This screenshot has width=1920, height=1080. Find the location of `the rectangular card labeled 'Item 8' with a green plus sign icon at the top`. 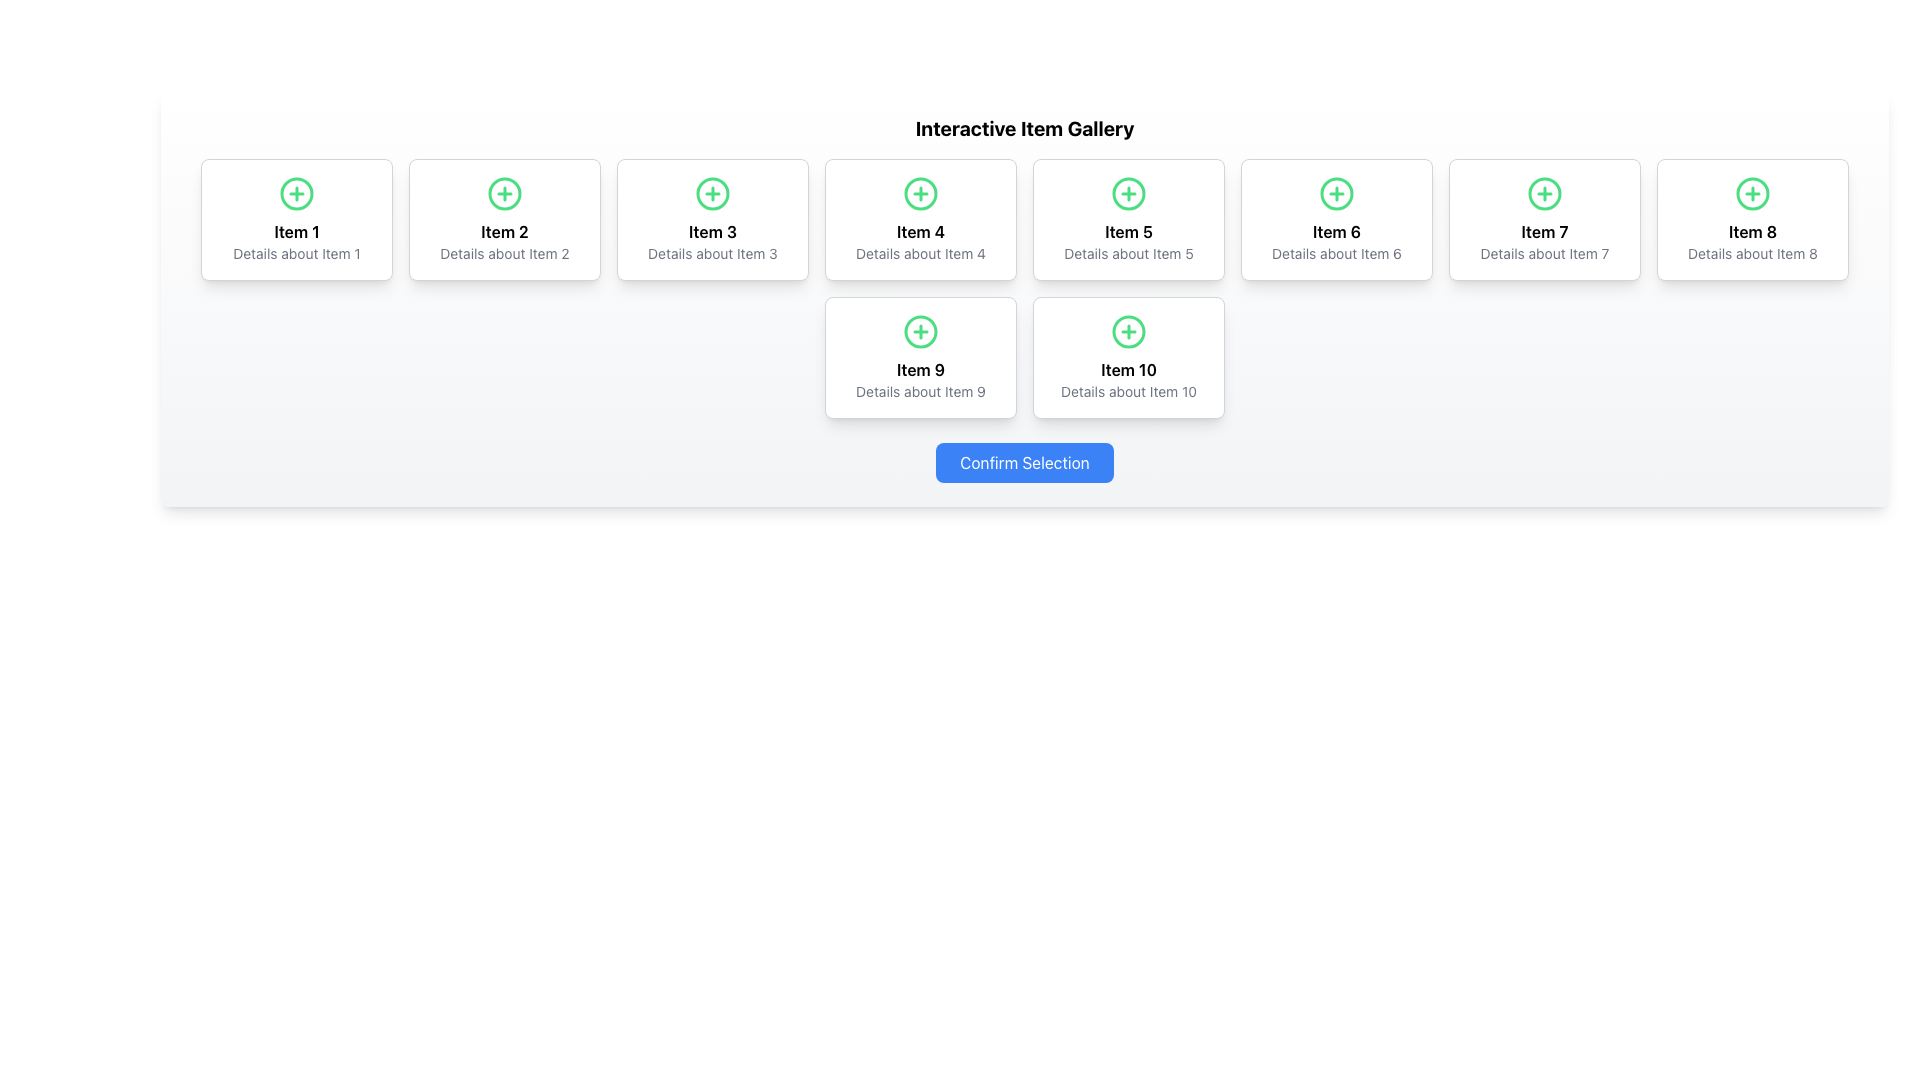

the rectangular card labeled 'Item 8' with a green plus sign icon at the top is located at coordinates (1751, 219).